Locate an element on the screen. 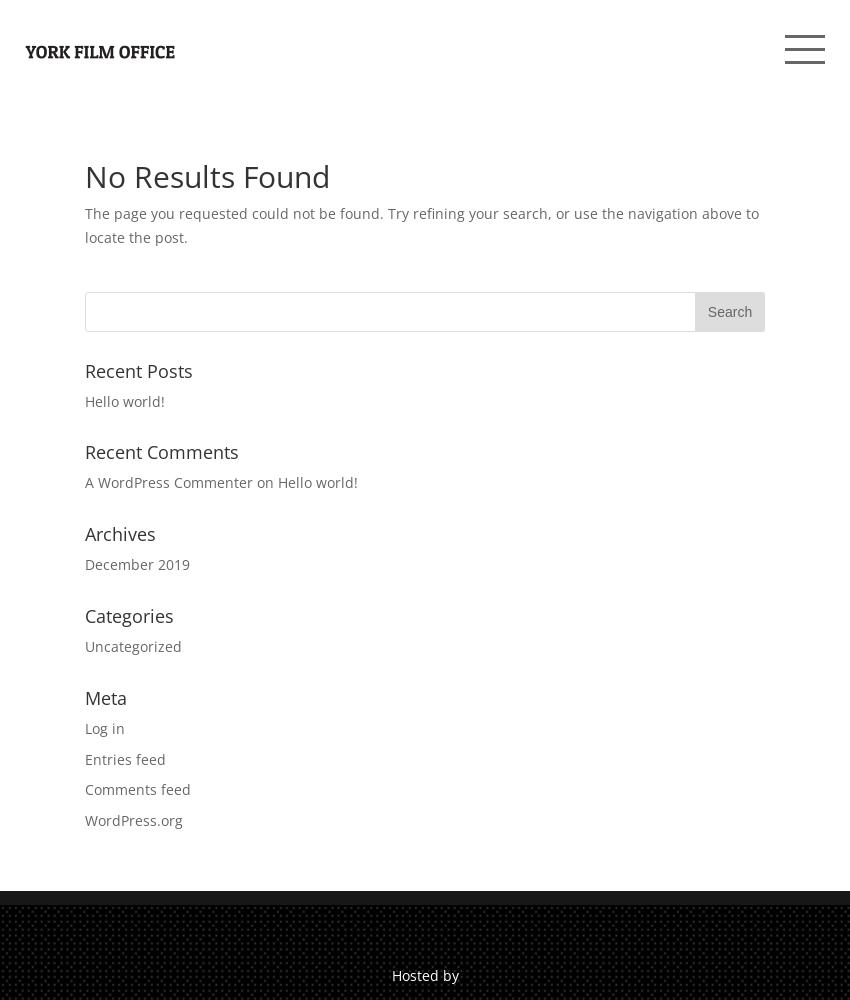  'Recent Posts' is located at coordinates (138, 369).